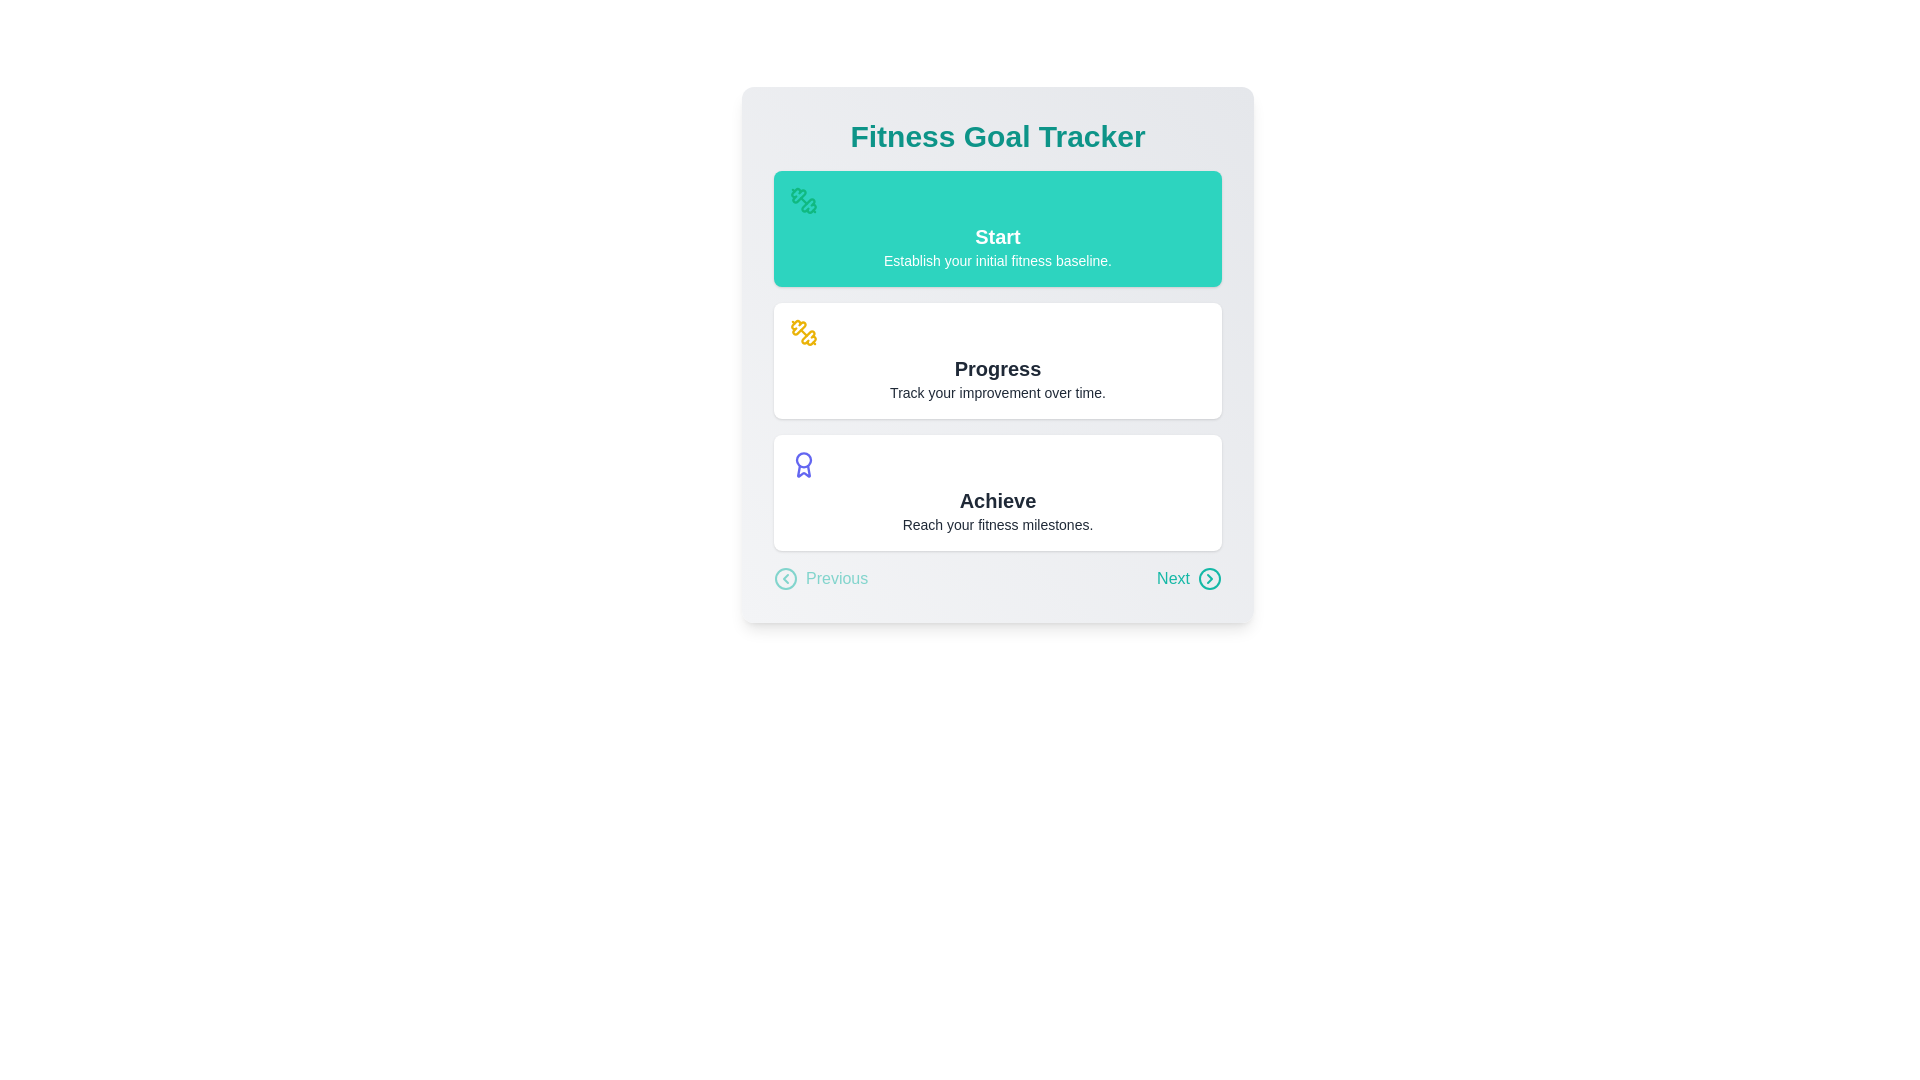 This screenshot has width=1920, height=1080. What do you see at coordinates (837, 578) in the screenshot?
I see `the 'Previous' text label element, which is styled in teal and located in the bottom-left corner of the navigation control` at bounding box center [837, 578].